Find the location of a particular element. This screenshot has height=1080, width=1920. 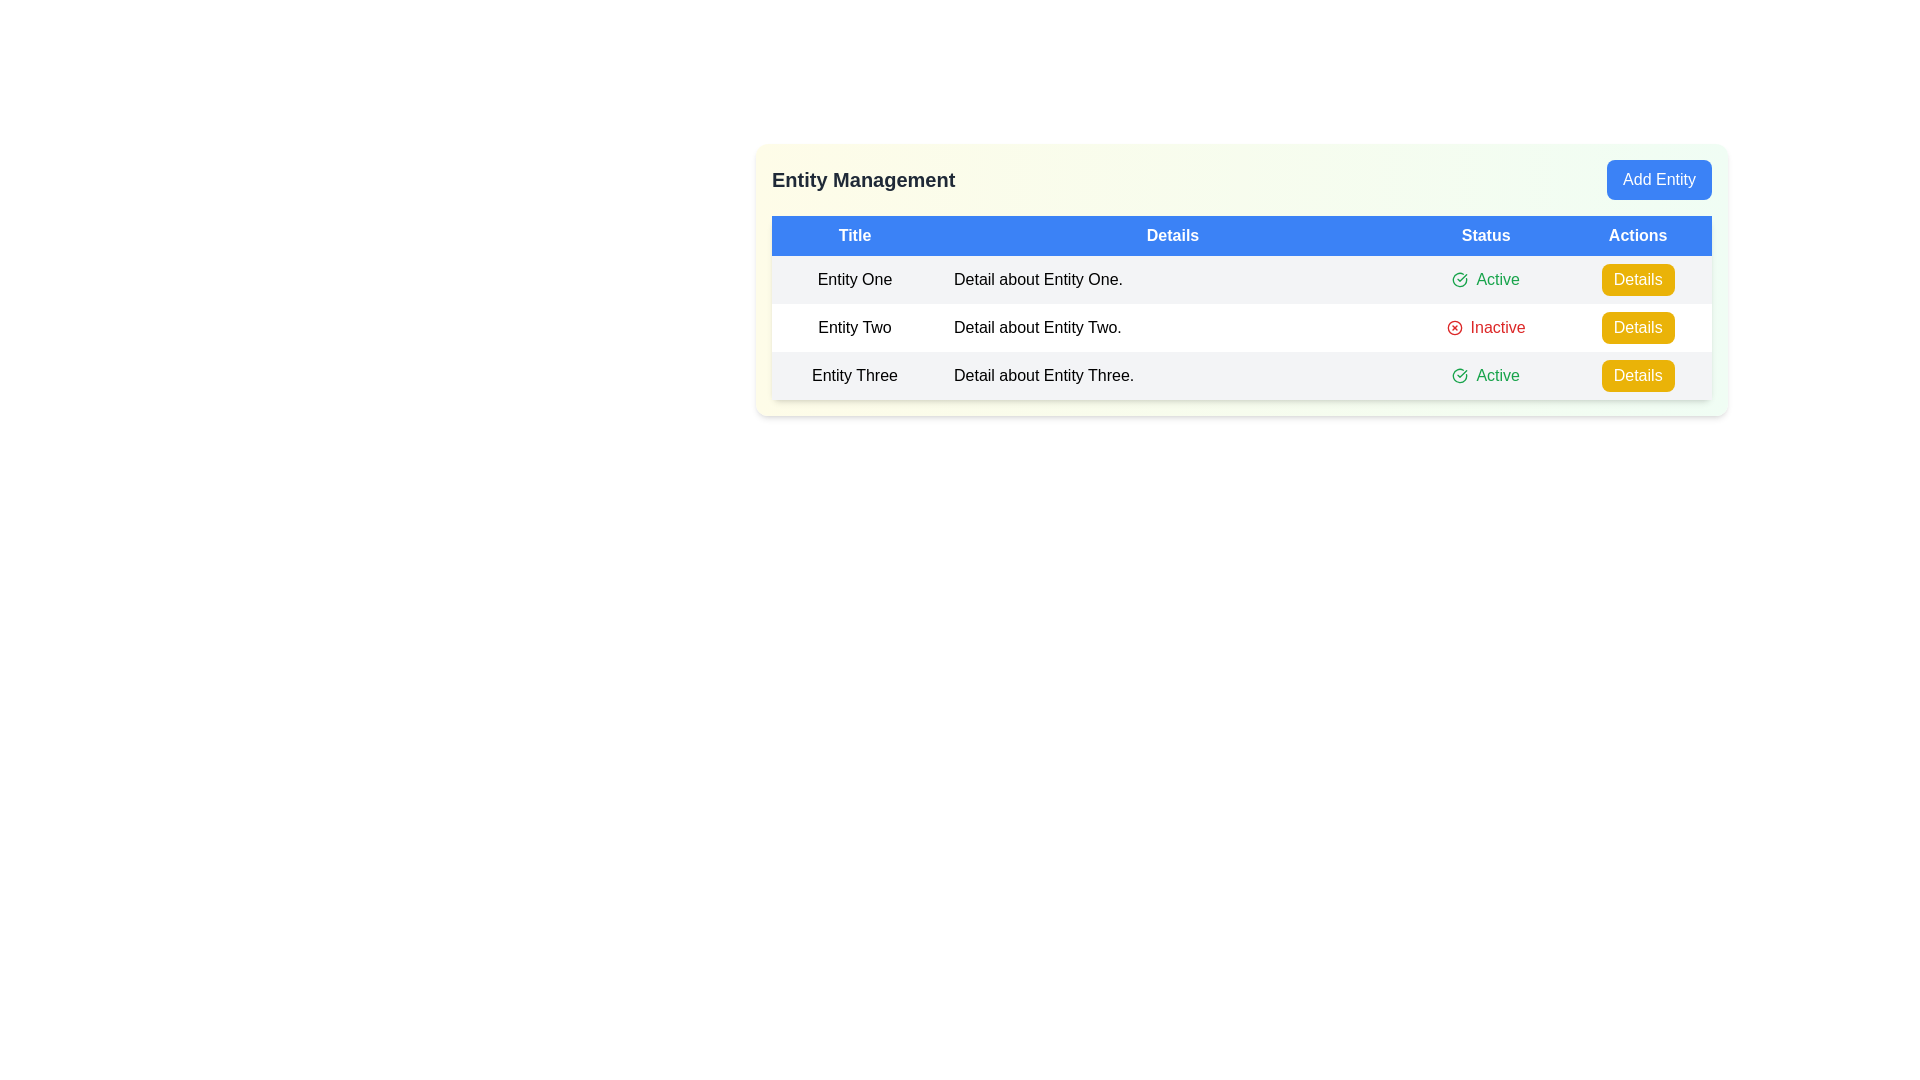

label of the 'Details' tab, which is a blue rectangular header element with white text, positioned as the second tab in a horizontal sequence in the table header is located at coordinates (1172, 234).